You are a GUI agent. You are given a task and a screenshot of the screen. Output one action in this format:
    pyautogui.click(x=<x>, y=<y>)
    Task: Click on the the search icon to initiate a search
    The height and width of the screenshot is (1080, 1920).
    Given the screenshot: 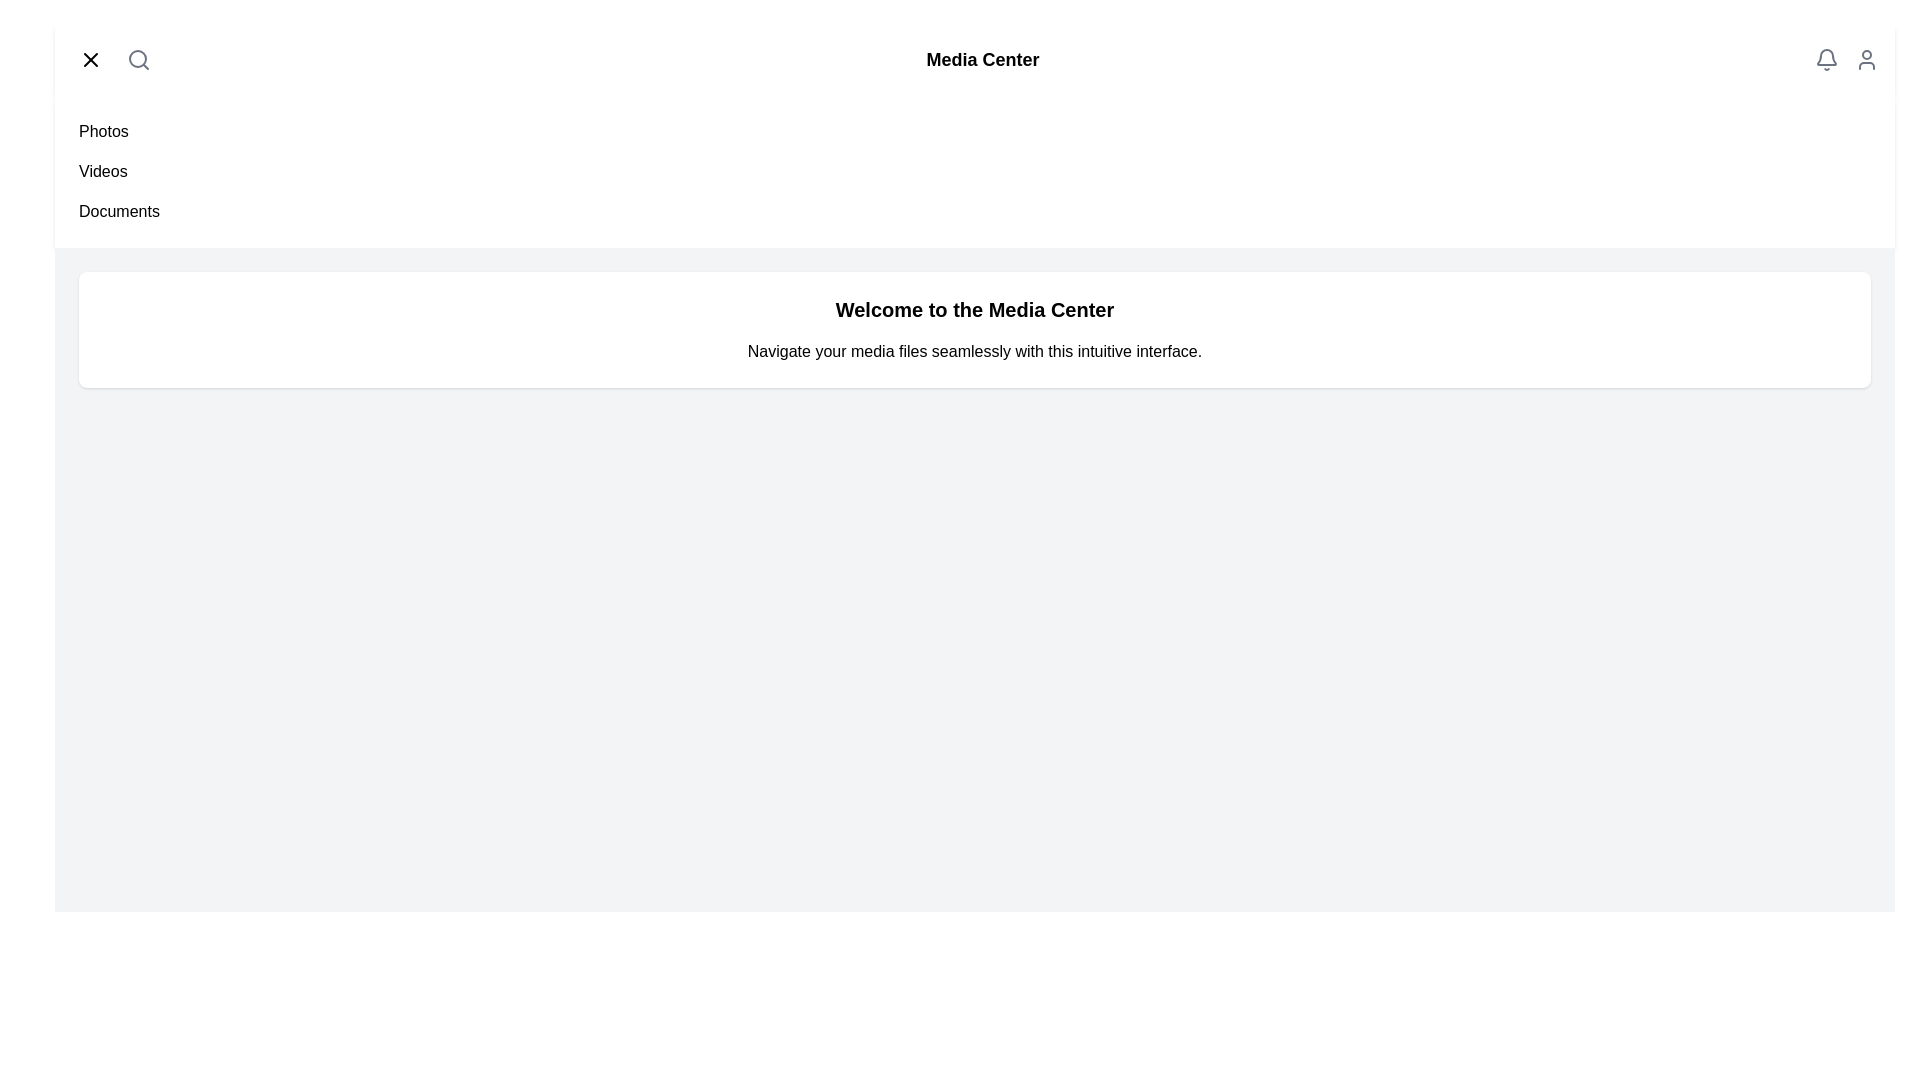 What is the action you would take?
    pyautogui.click(x=138, y=59)
    